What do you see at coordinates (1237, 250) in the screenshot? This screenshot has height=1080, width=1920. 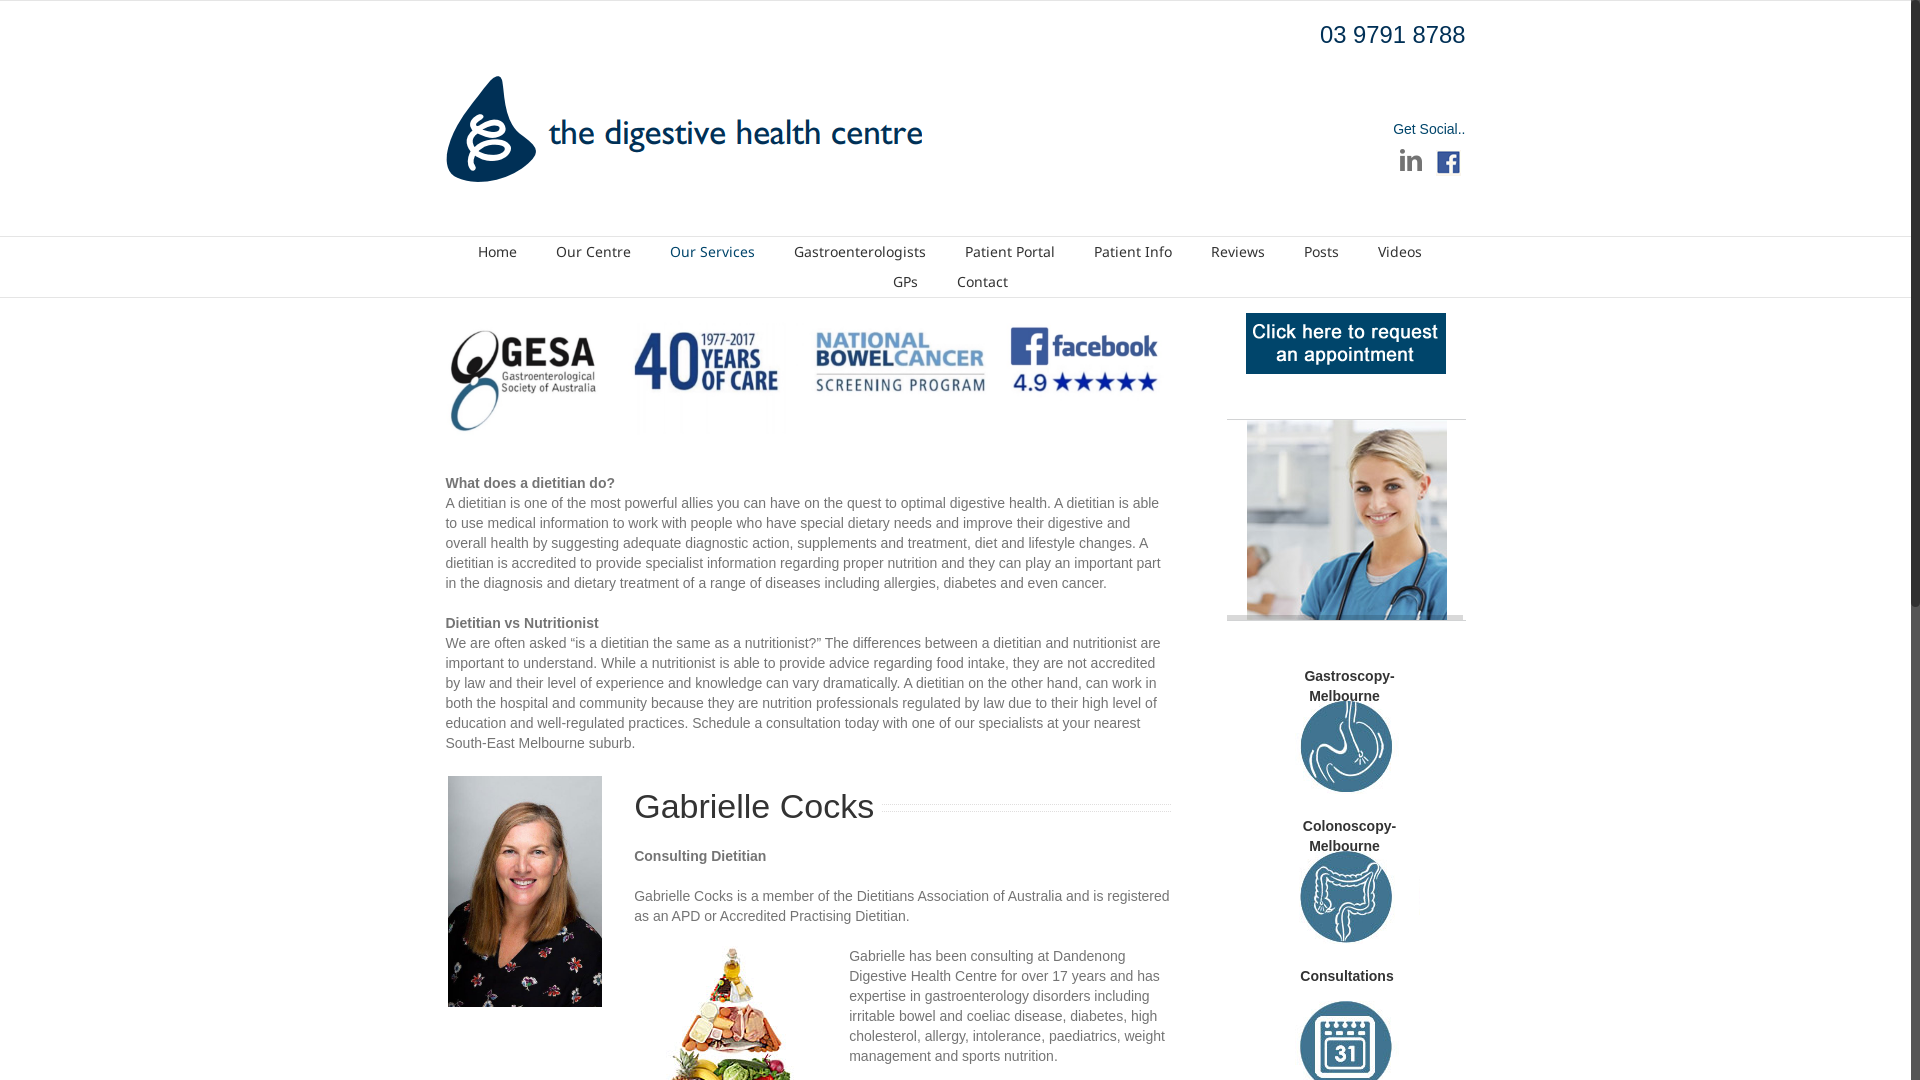 I see `'Reviews'` at bounding box center [1237, 250].